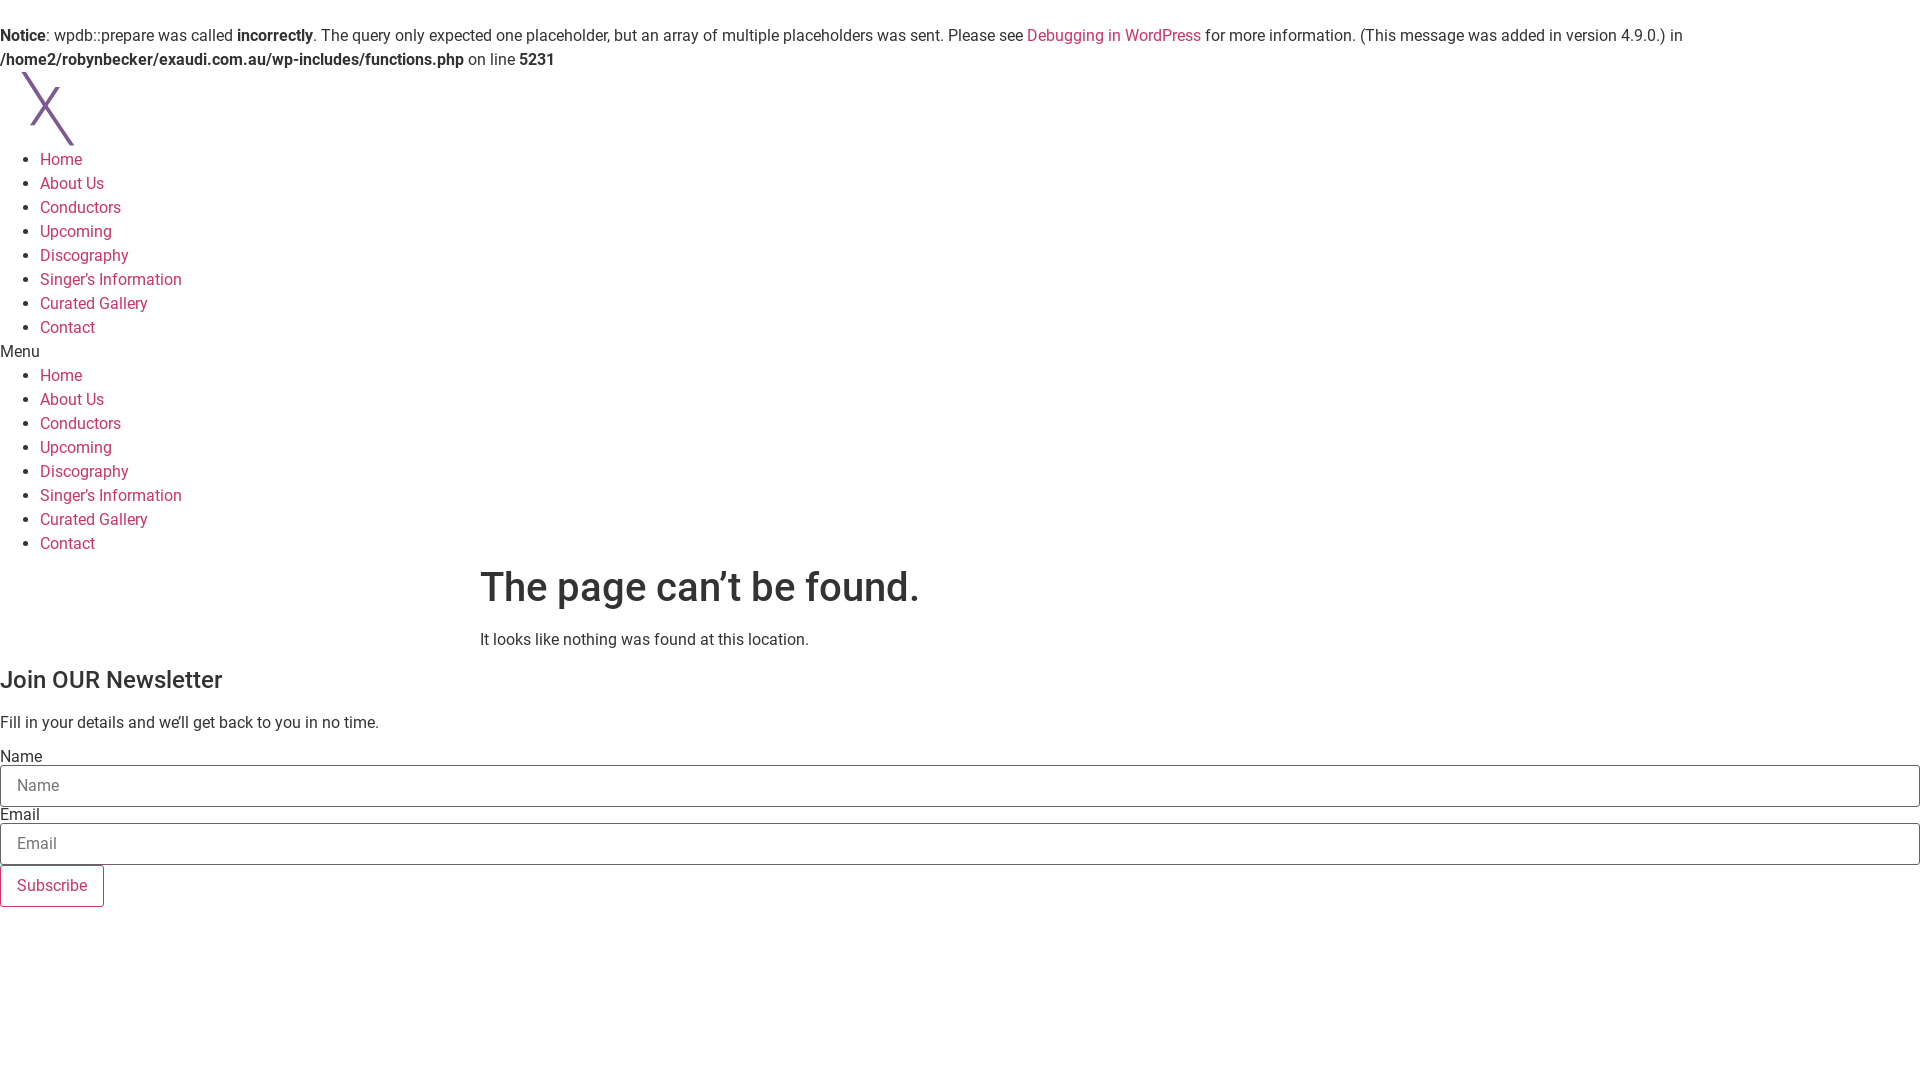  Describe the element at coordinates (93, 518) in the screenshot. I see `'Curated Gallery'` at that location.